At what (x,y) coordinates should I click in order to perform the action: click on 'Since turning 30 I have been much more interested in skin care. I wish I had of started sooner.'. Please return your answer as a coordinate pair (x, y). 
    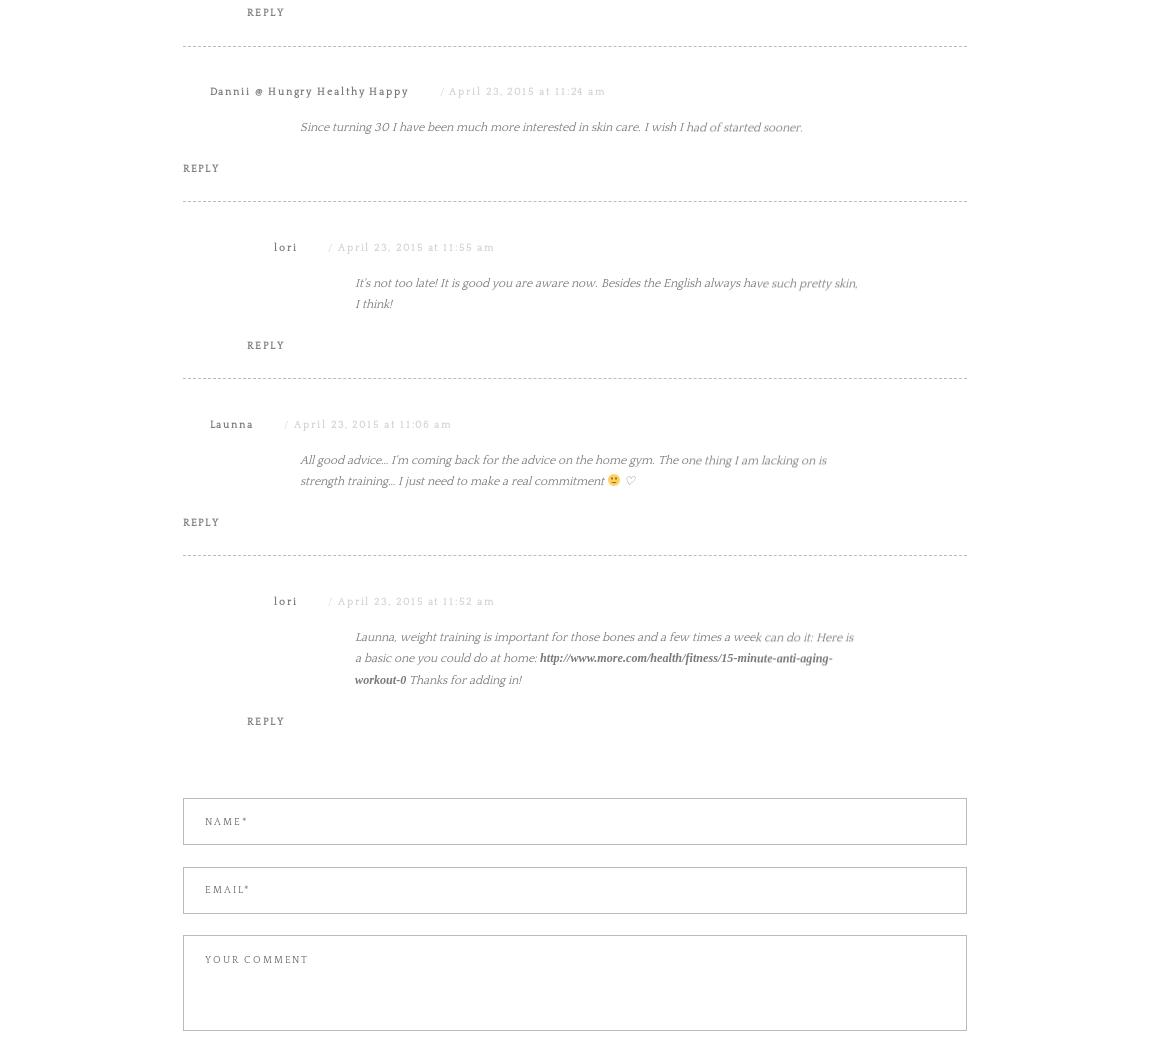
    Looking at the image, I should click on (551, 328).